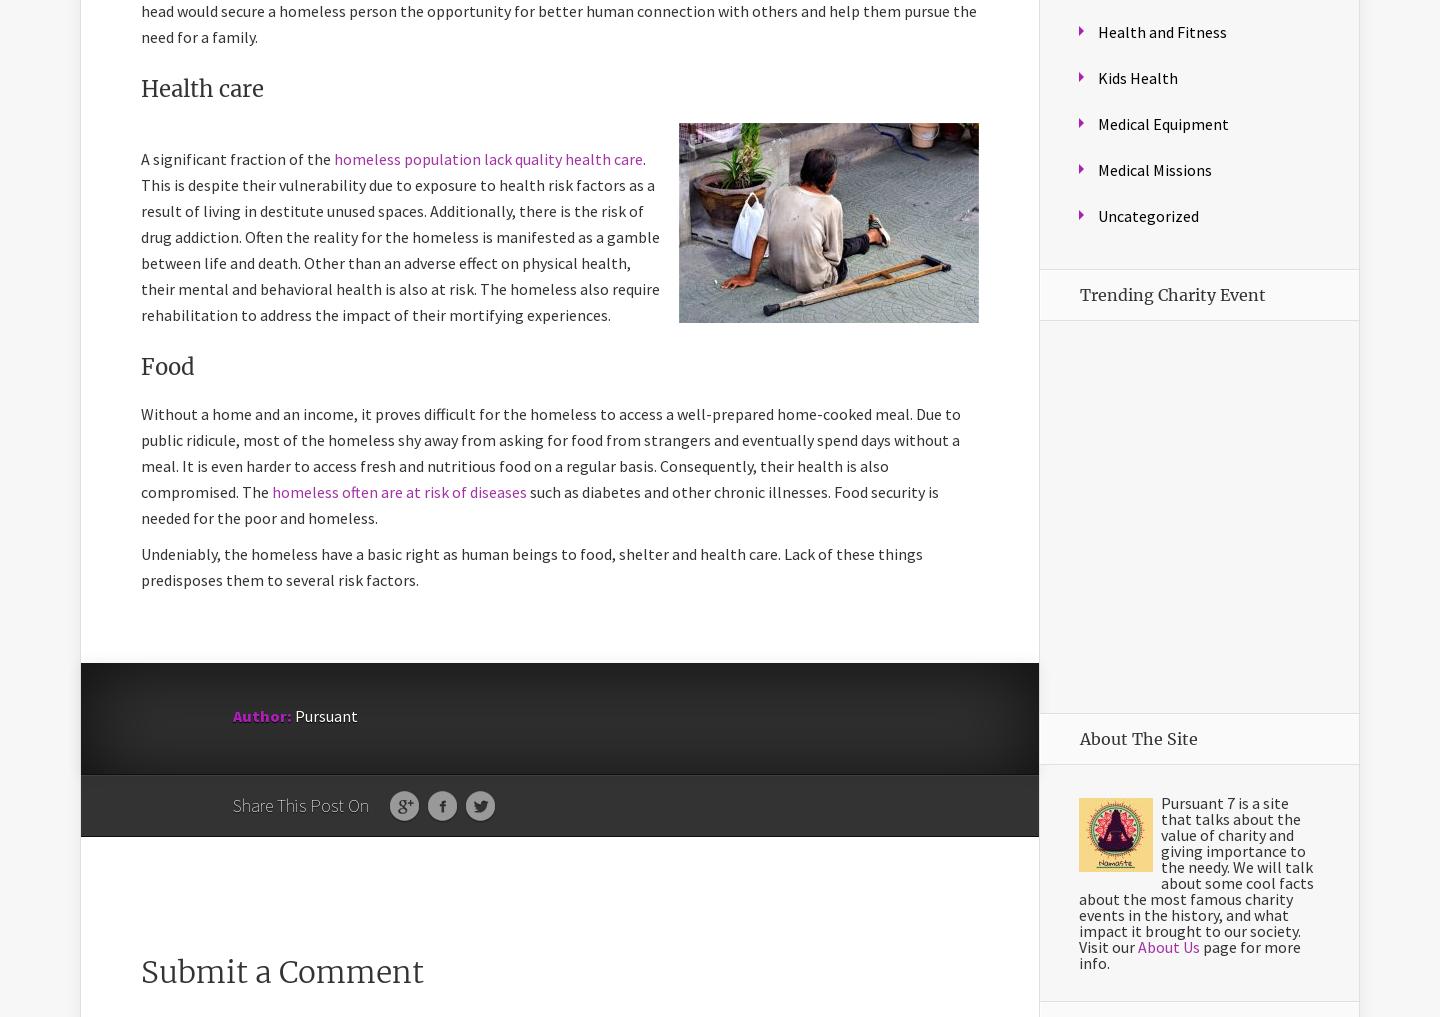  What do you see at coordinates (237, 157) in the screenshot?
I see `'A significant fraction of the'` at bounding box center [237, 157].